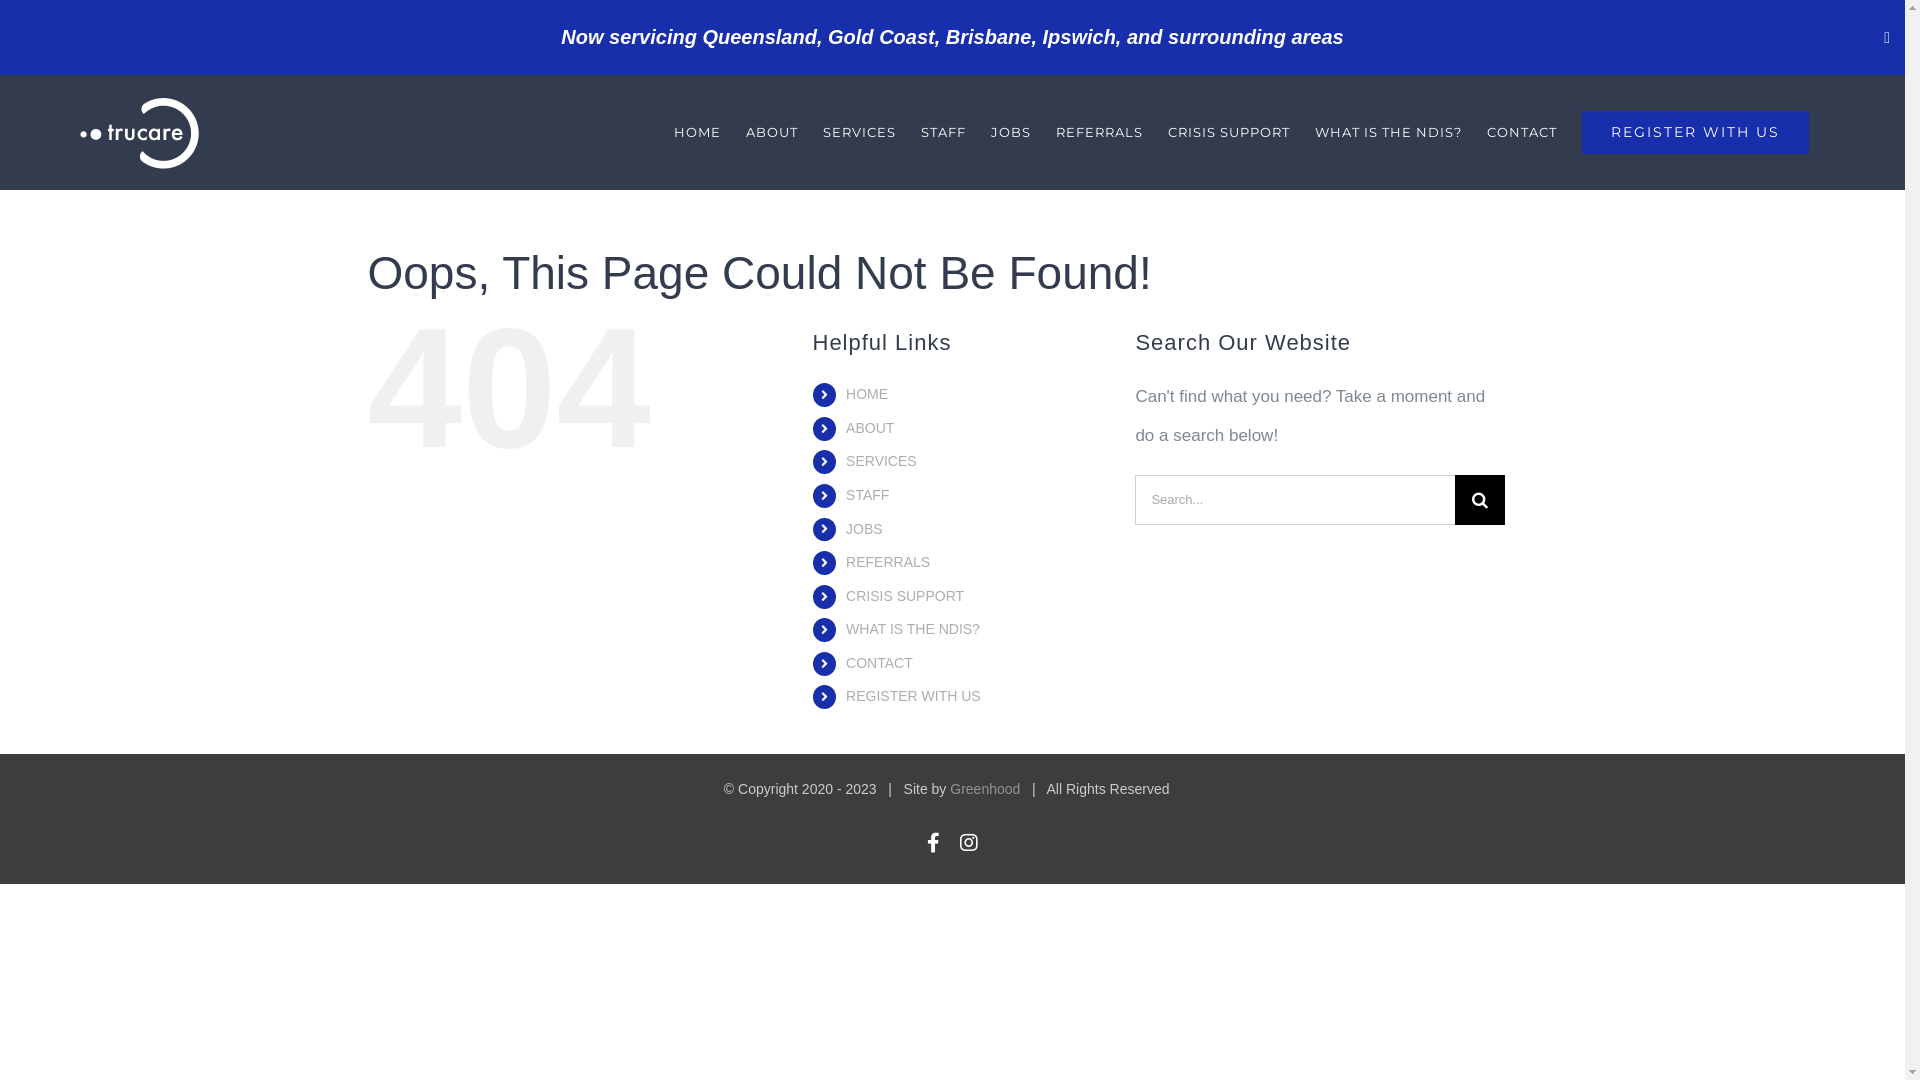 Image resolution: width=1920 pixels, height=1080 pixels. Describe the element at coordinates (880, 461) in the screenshot. I see `'SERVICES'` at that location.